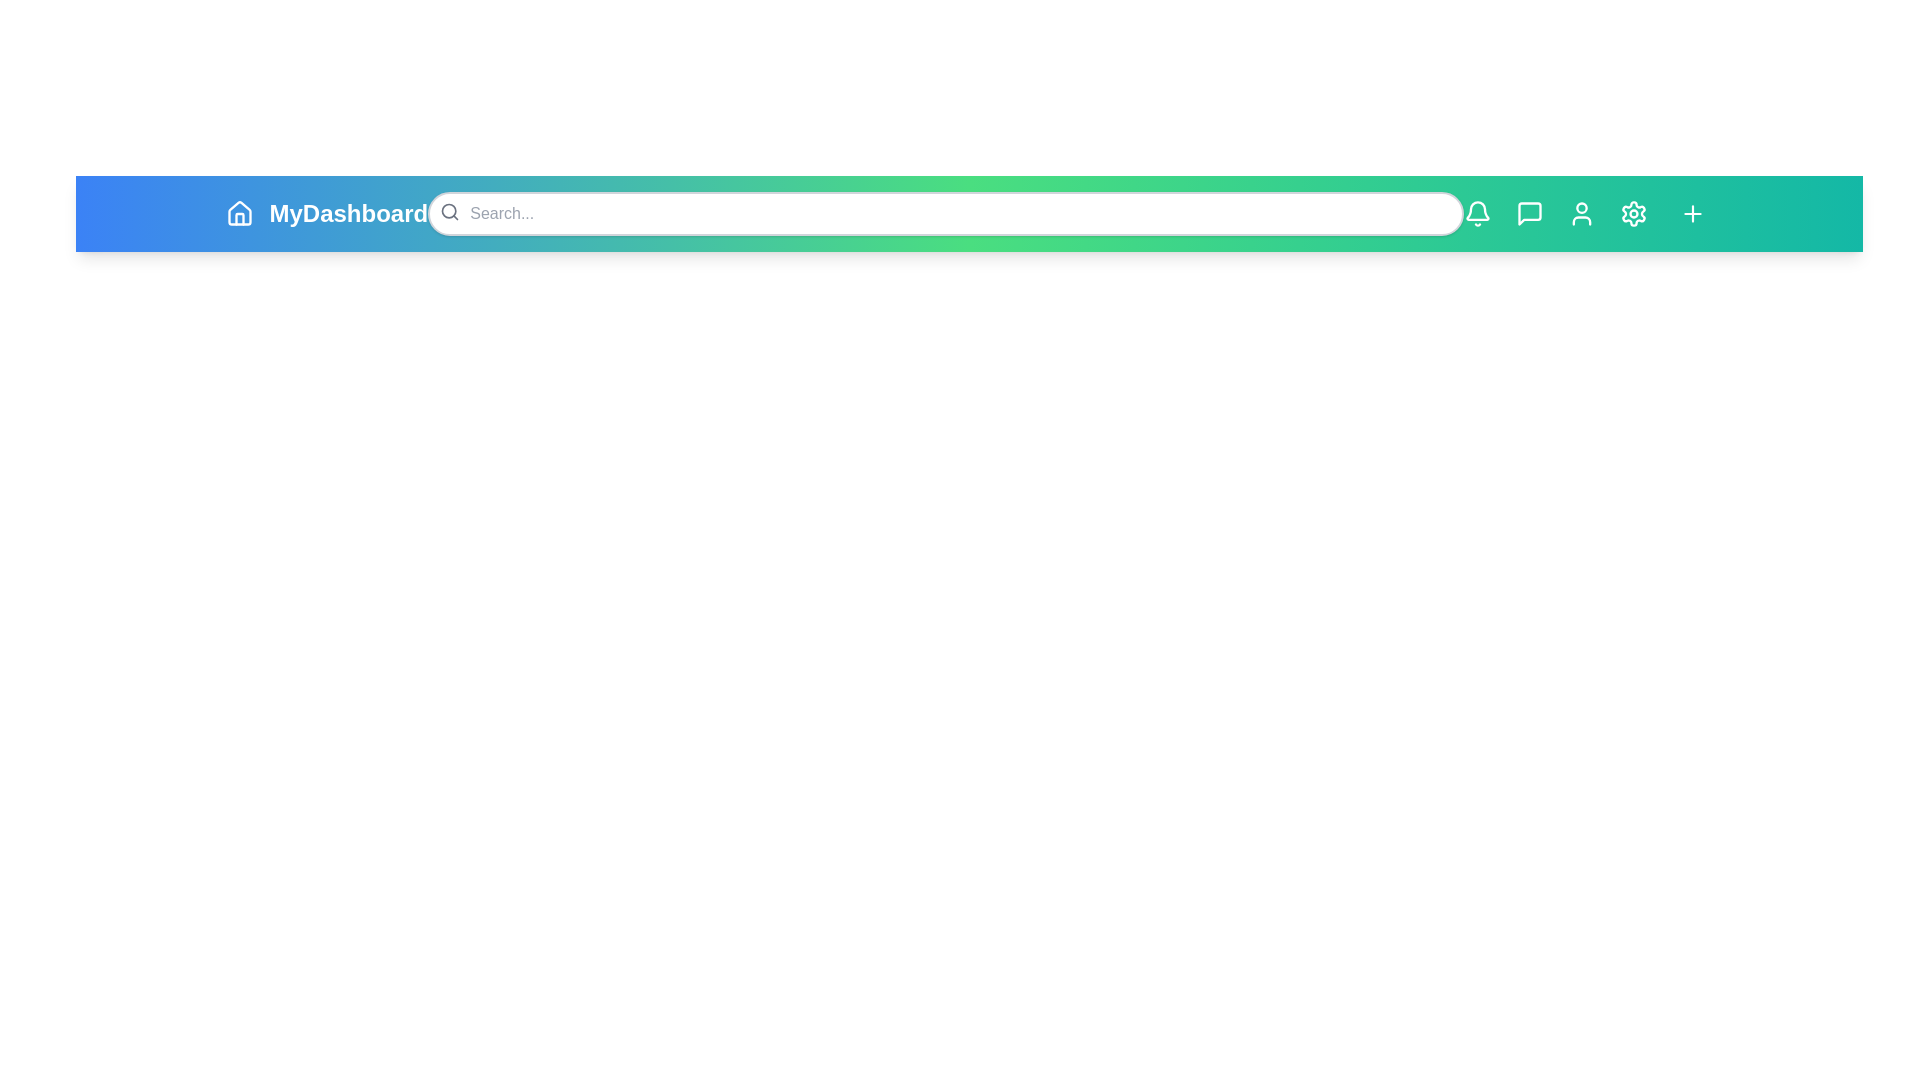 The width and height of the screenshot is (1920, 1080). I want to click on the icon with Bell to view its hover effect, so click(1477, 213).